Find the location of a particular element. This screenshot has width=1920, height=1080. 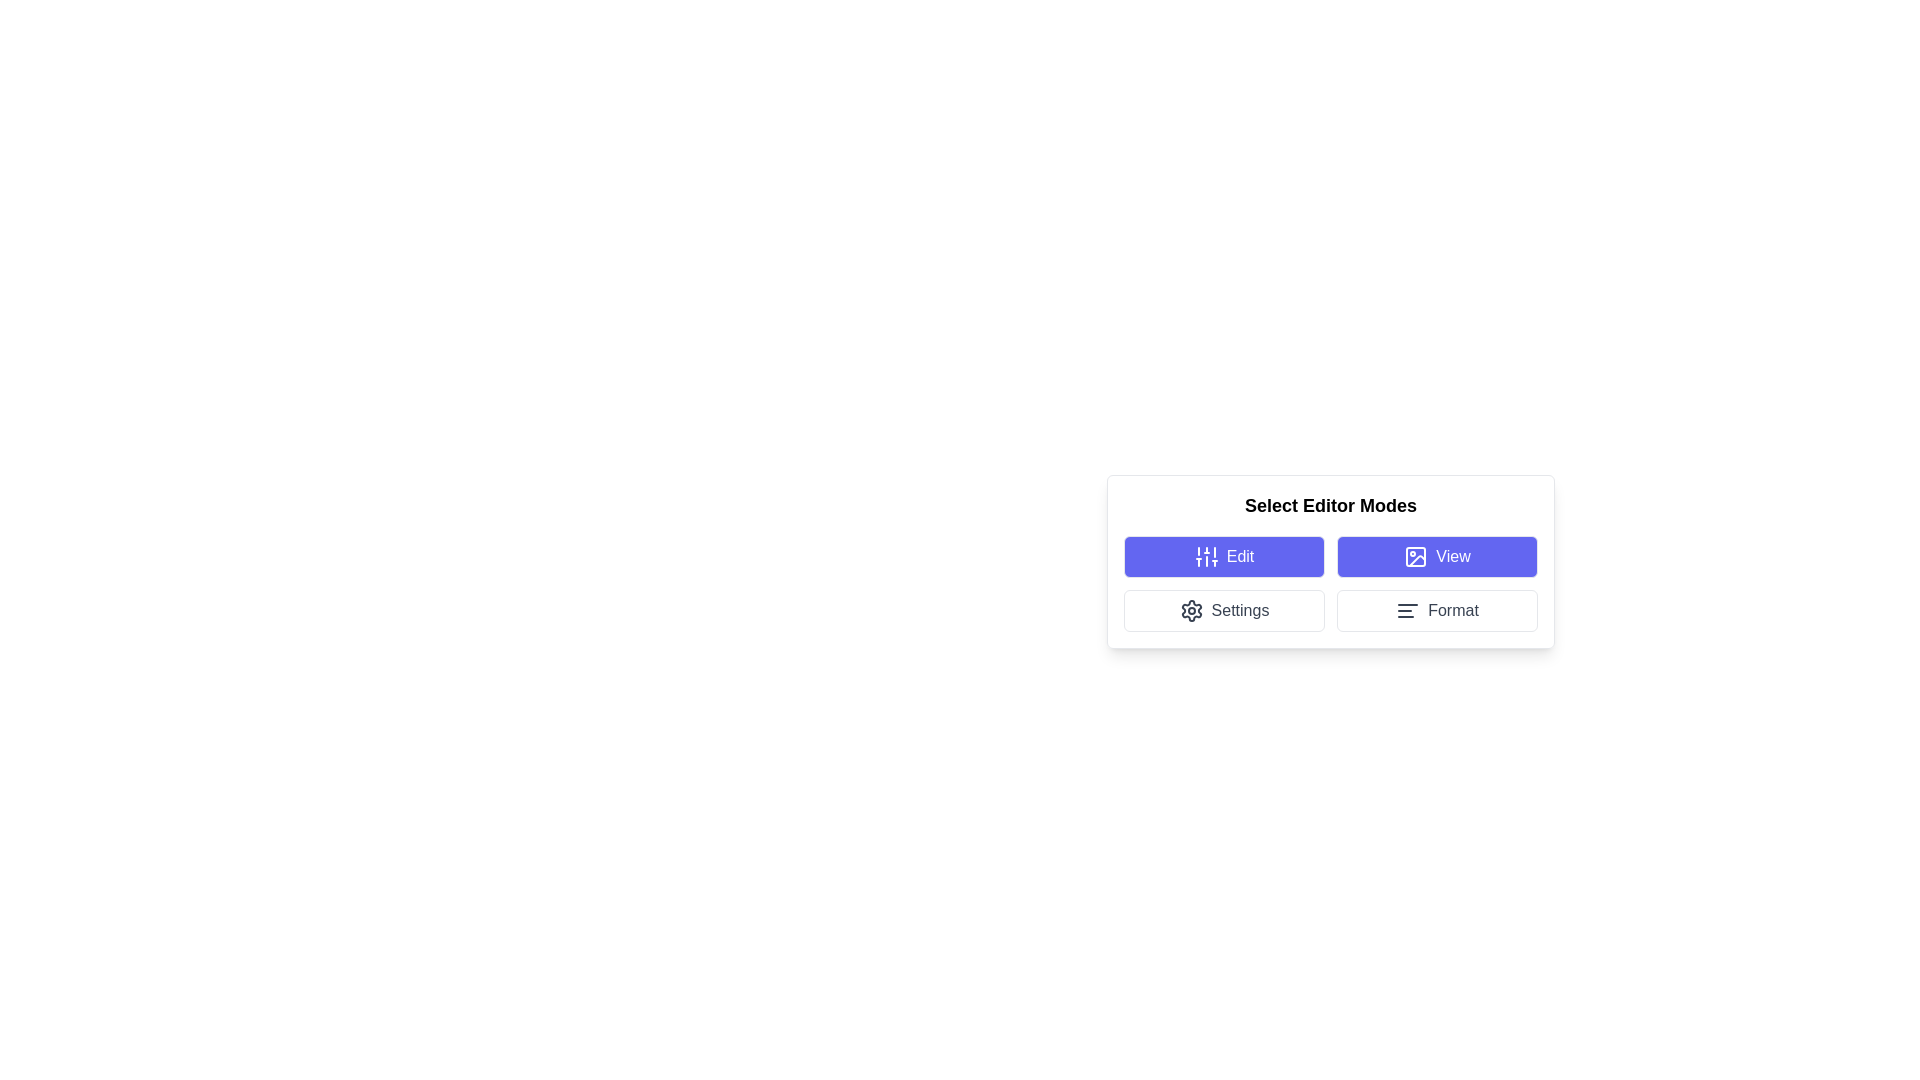

the 'Settings' button that contains the SVG icon representing gears, which is located under the 'Select Editor Modes' header and to the left of the label text is located at coordinates (1191, 609).